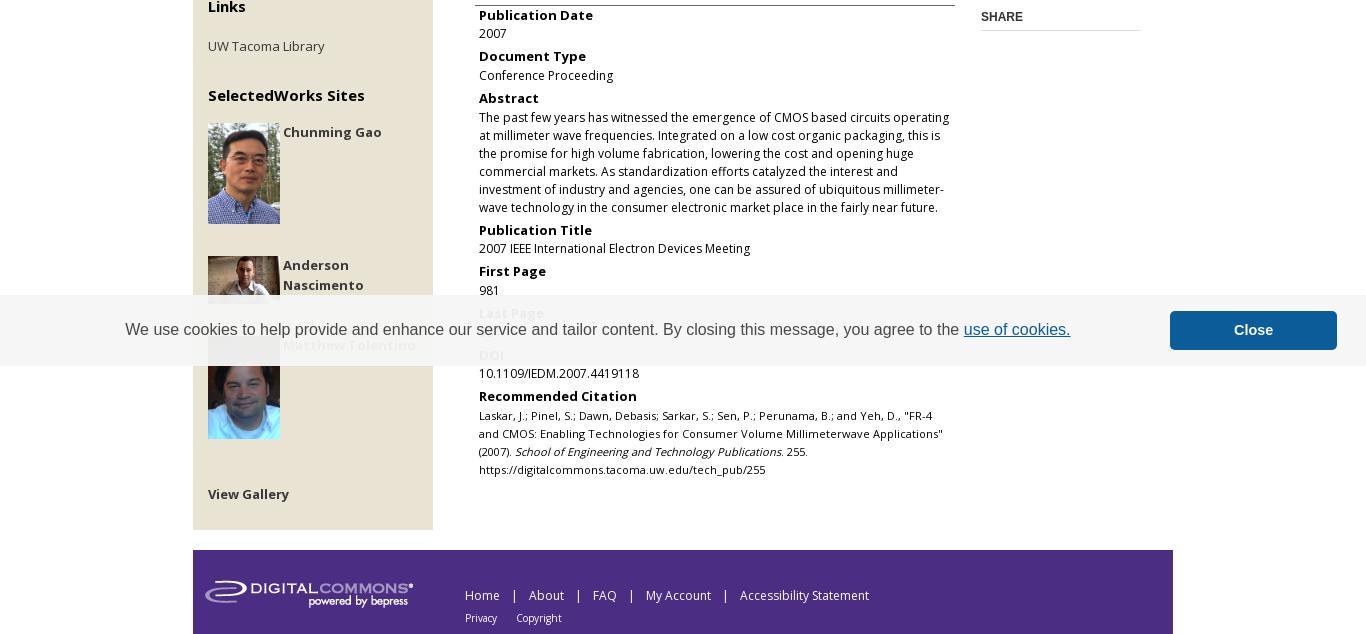  Describe the element at coordinates (543, 329) in the screenshot. I see `'We use cookies to help provide and enhance our service and tailor content. By closing this message, you agree to the'` at that location.